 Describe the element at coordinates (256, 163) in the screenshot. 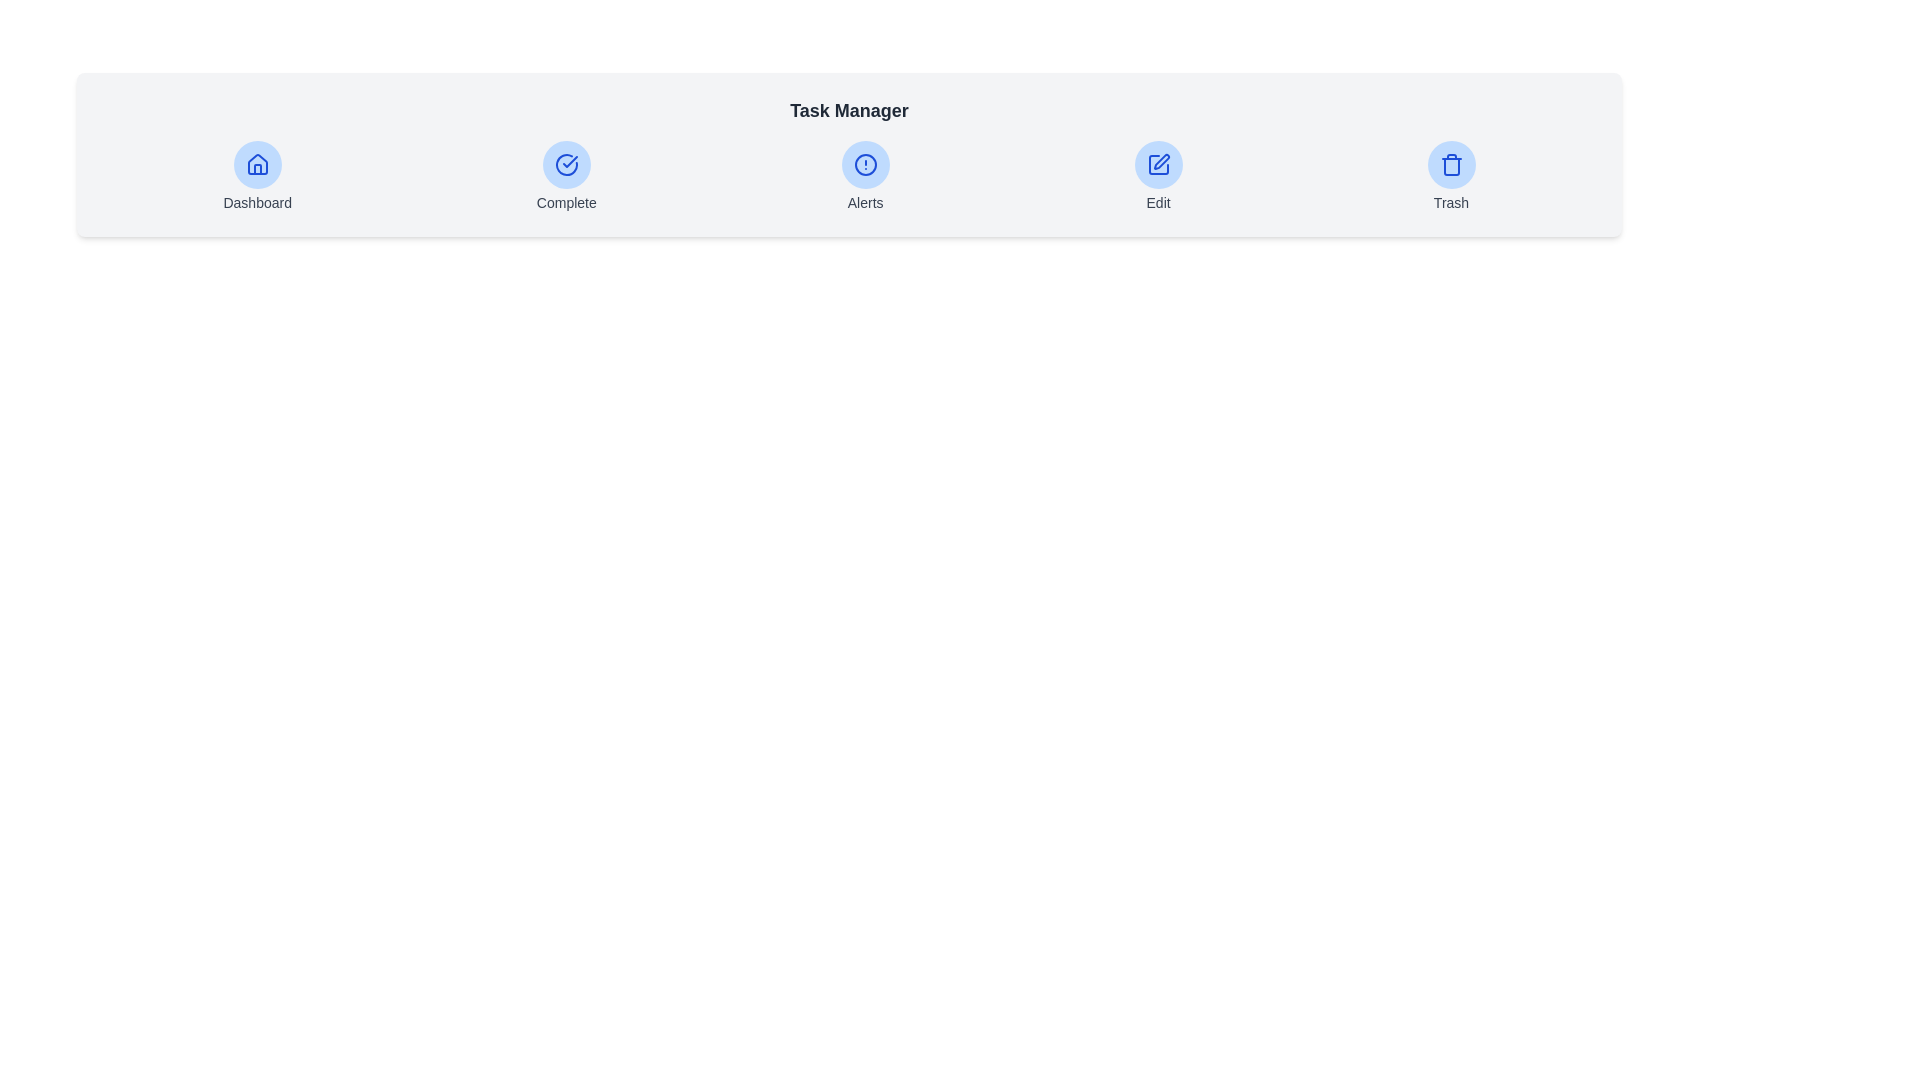

I see `the 'Dashboard' icon located in the top navigation bar` at that location.